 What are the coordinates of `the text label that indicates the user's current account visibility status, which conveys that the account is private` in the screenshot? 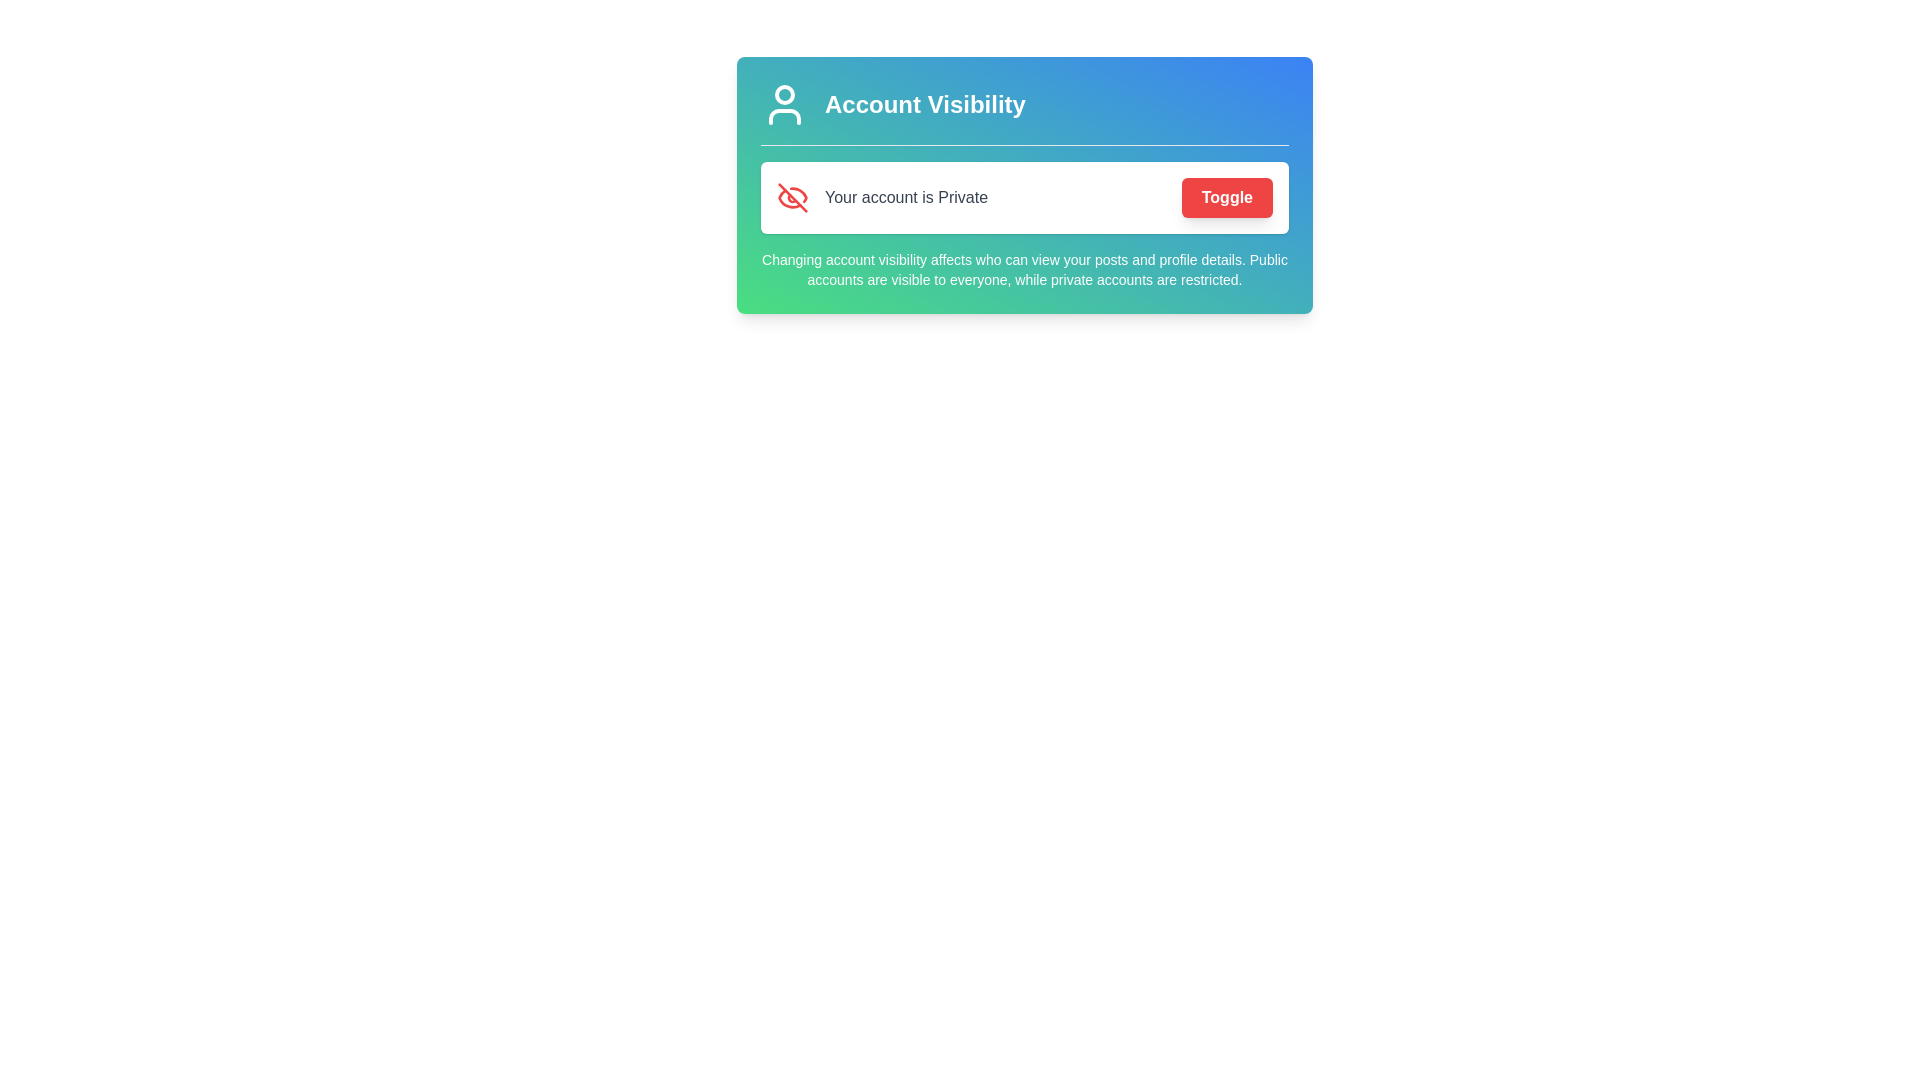 It's located at (905, 197).